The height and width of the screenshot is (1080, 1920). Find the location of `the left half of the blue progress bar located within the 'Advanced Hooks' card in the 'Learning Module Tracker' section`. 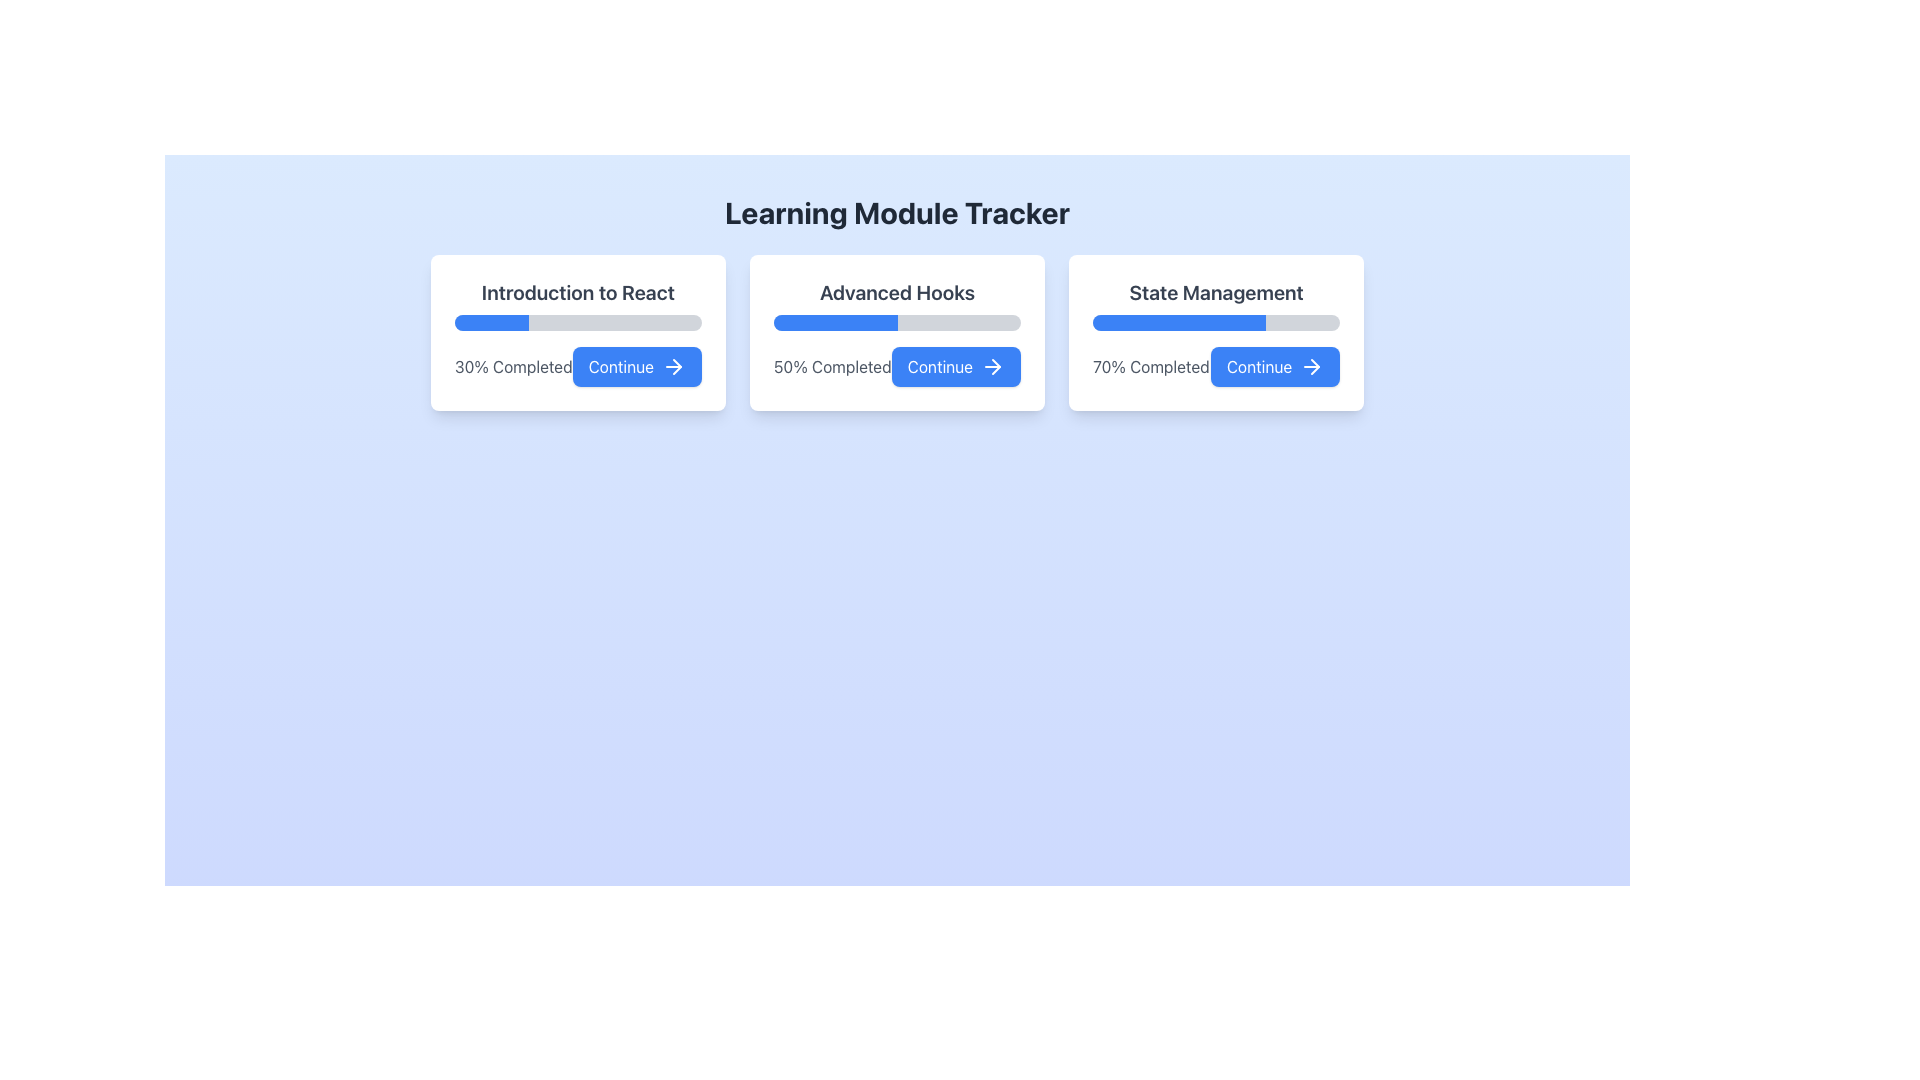

the left half of the blue progress bar located within the 'Advanced Hooks' card in the 'Learning Module Tracker' section is located at coordinates (835, 322).